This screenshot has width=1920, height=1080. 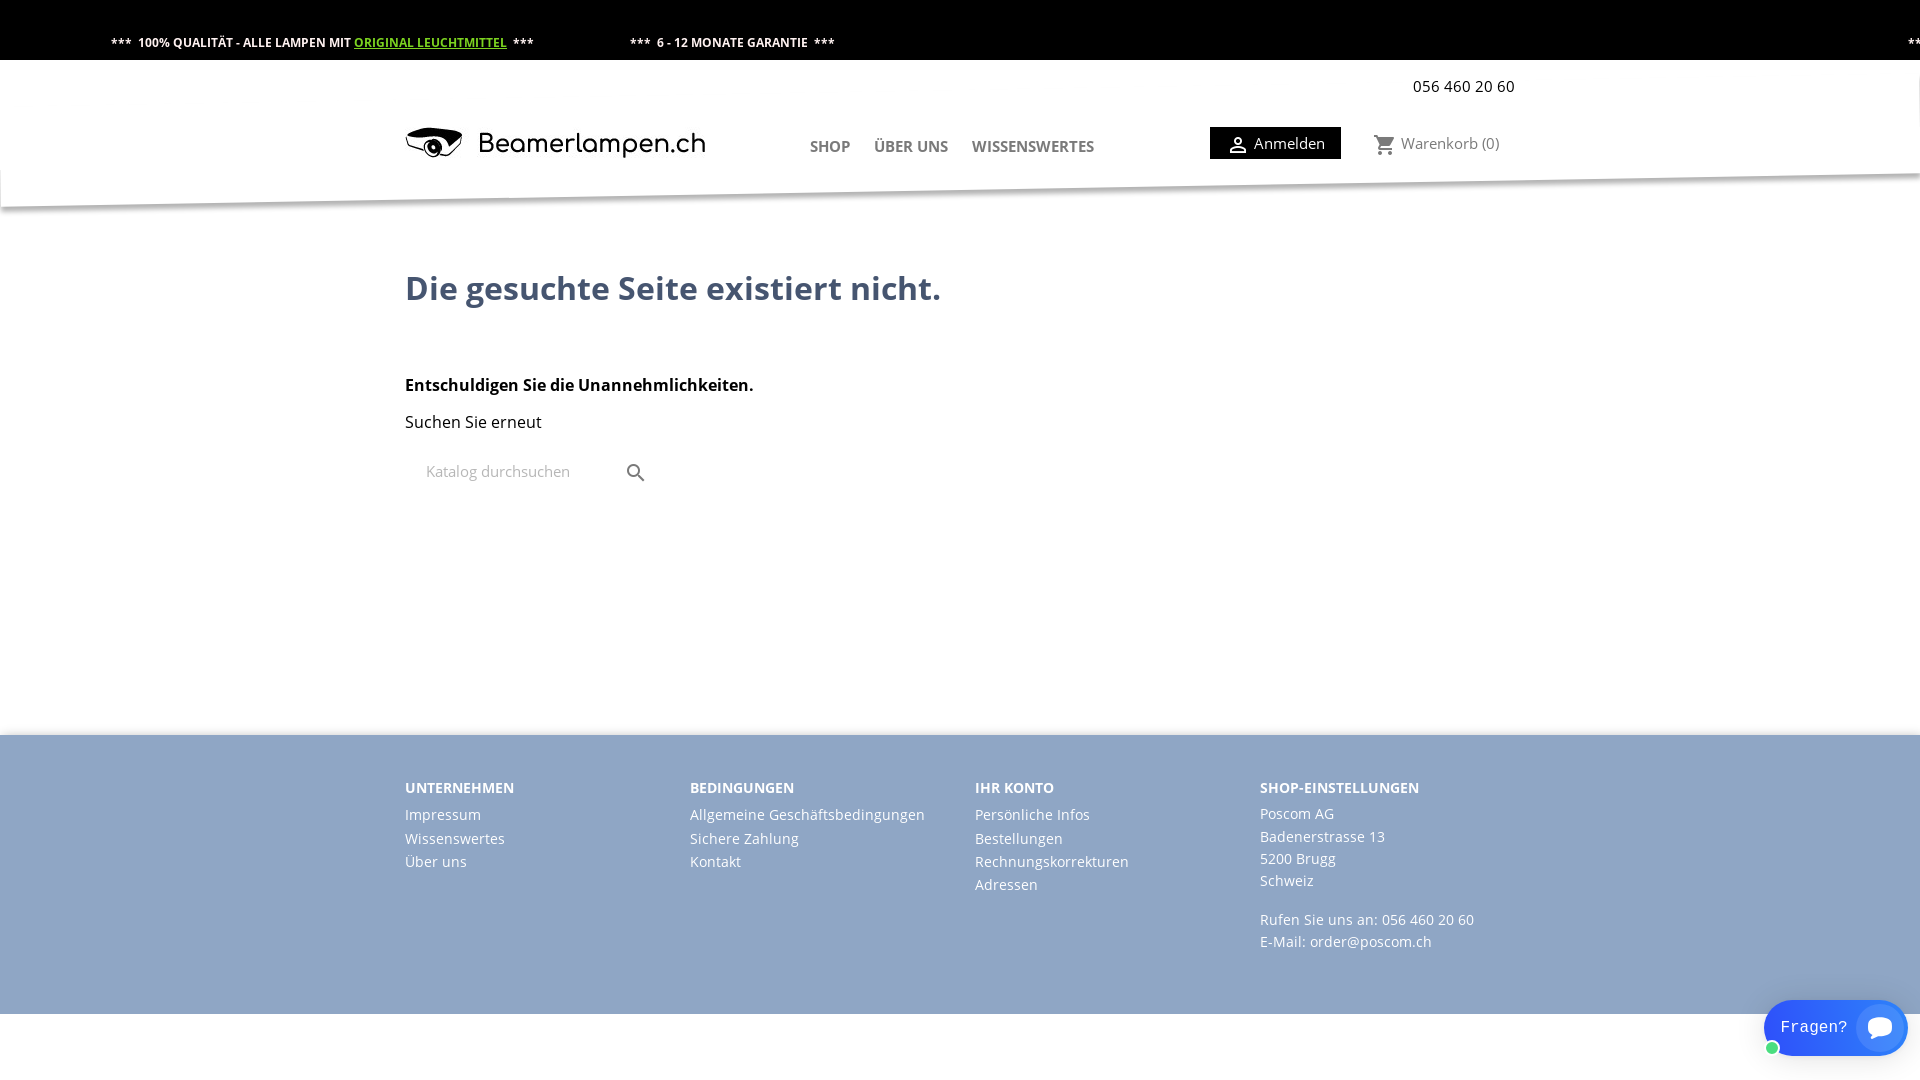 I want to click on 'Sichere Zahlung', so click(x=743, y=838).